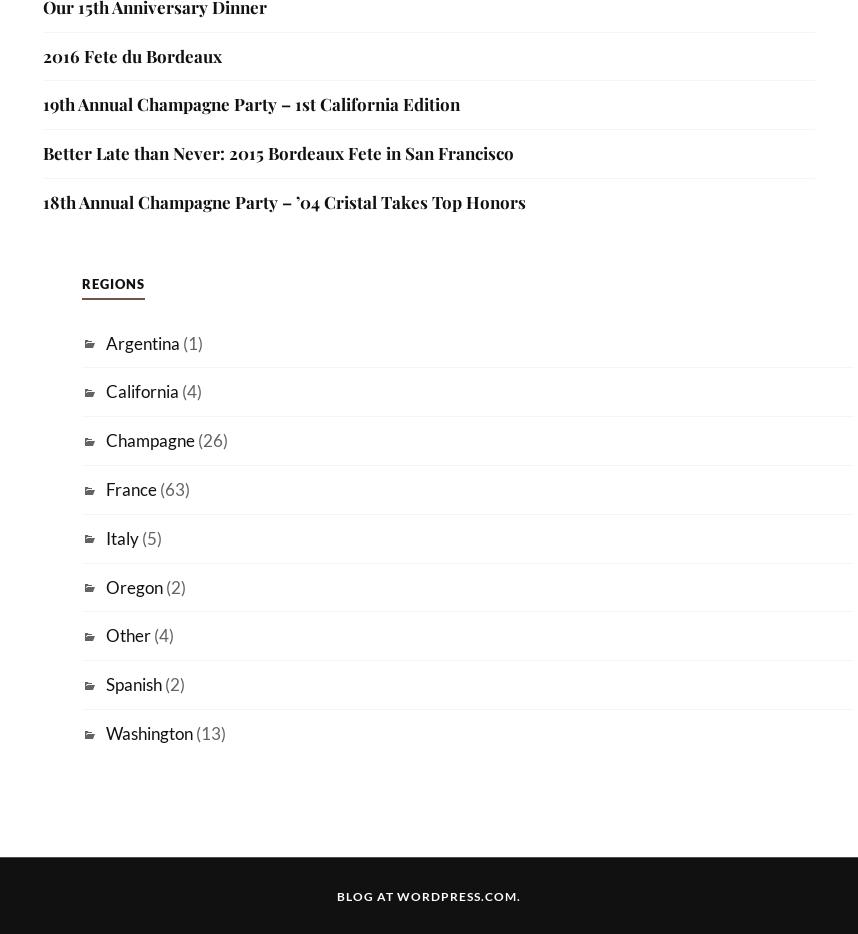 This screenshot has height=934, width=858. Describe the element at coordinates (190, 342) in the screenshot. I see `'(1)'` at that location.